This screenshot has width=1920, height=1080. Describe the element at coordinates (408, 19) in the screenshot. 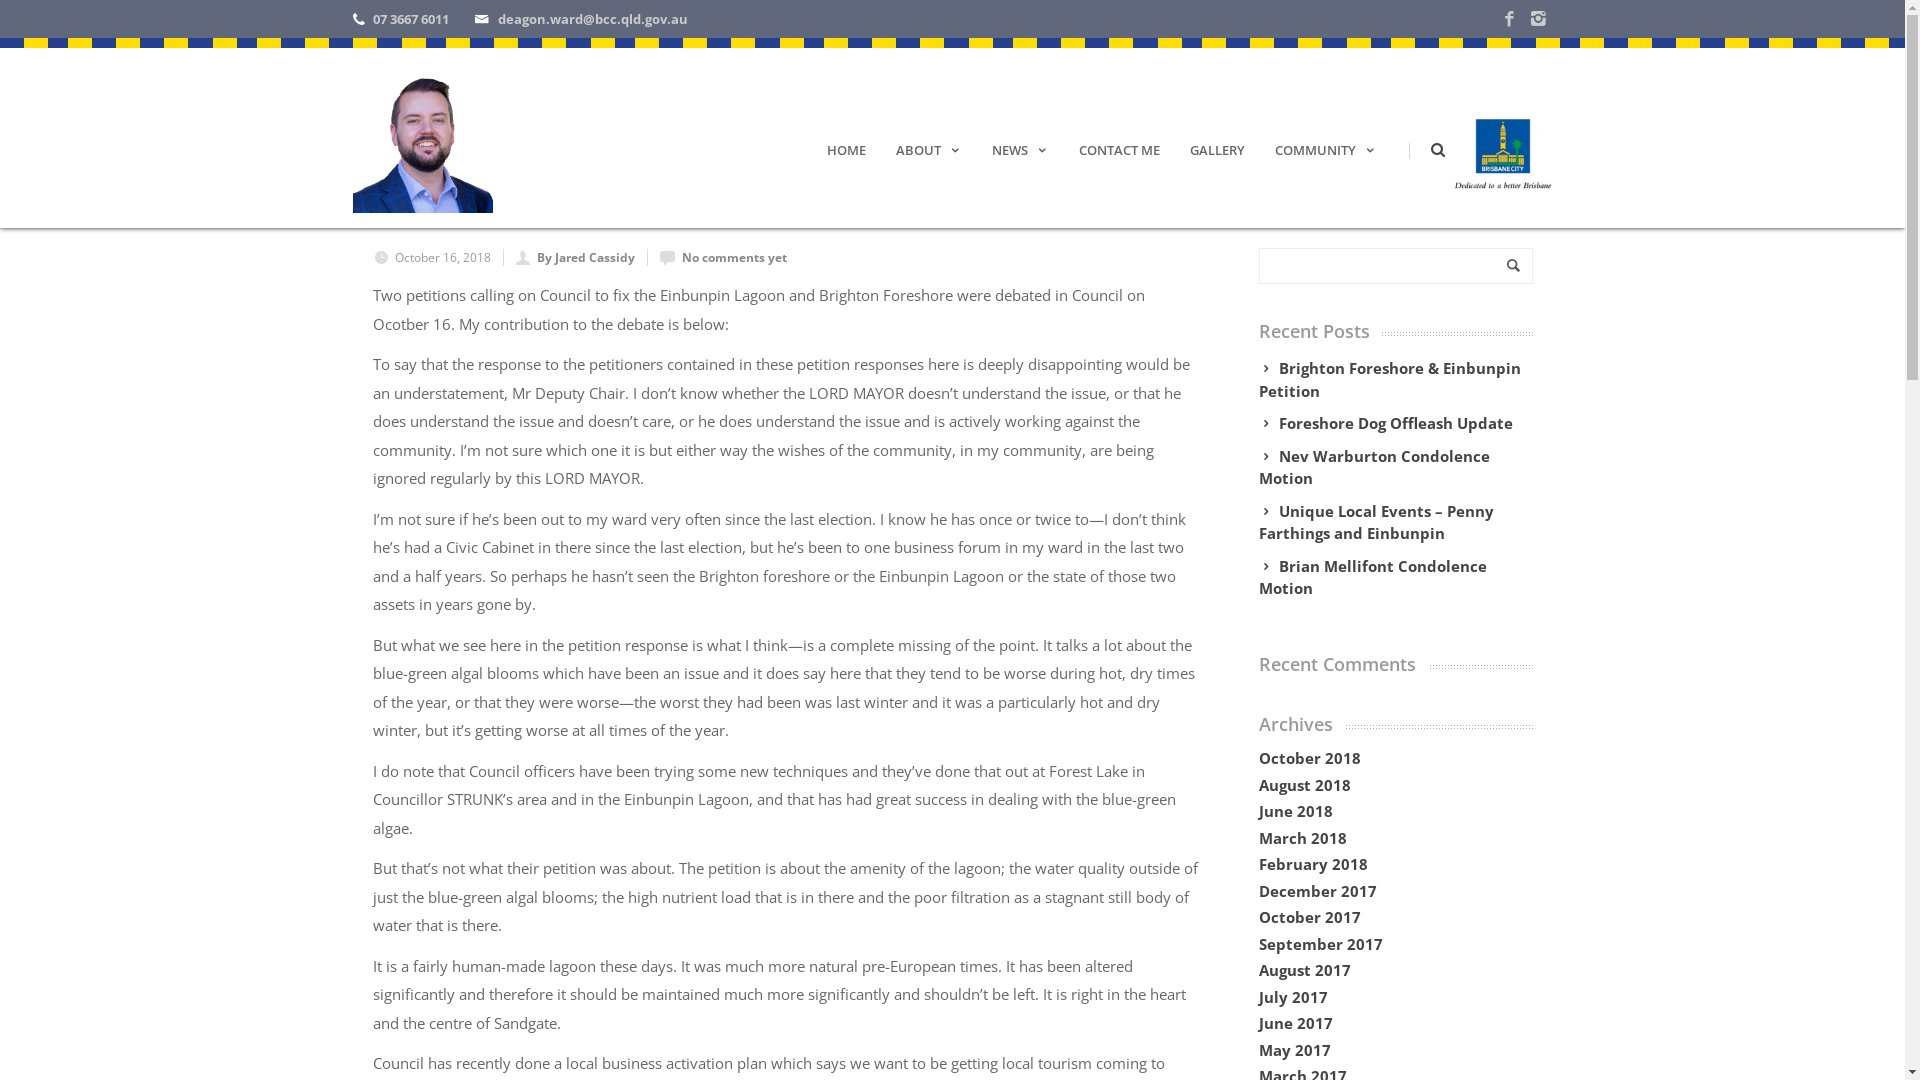

I see `'07 3667 6011'` at that location.